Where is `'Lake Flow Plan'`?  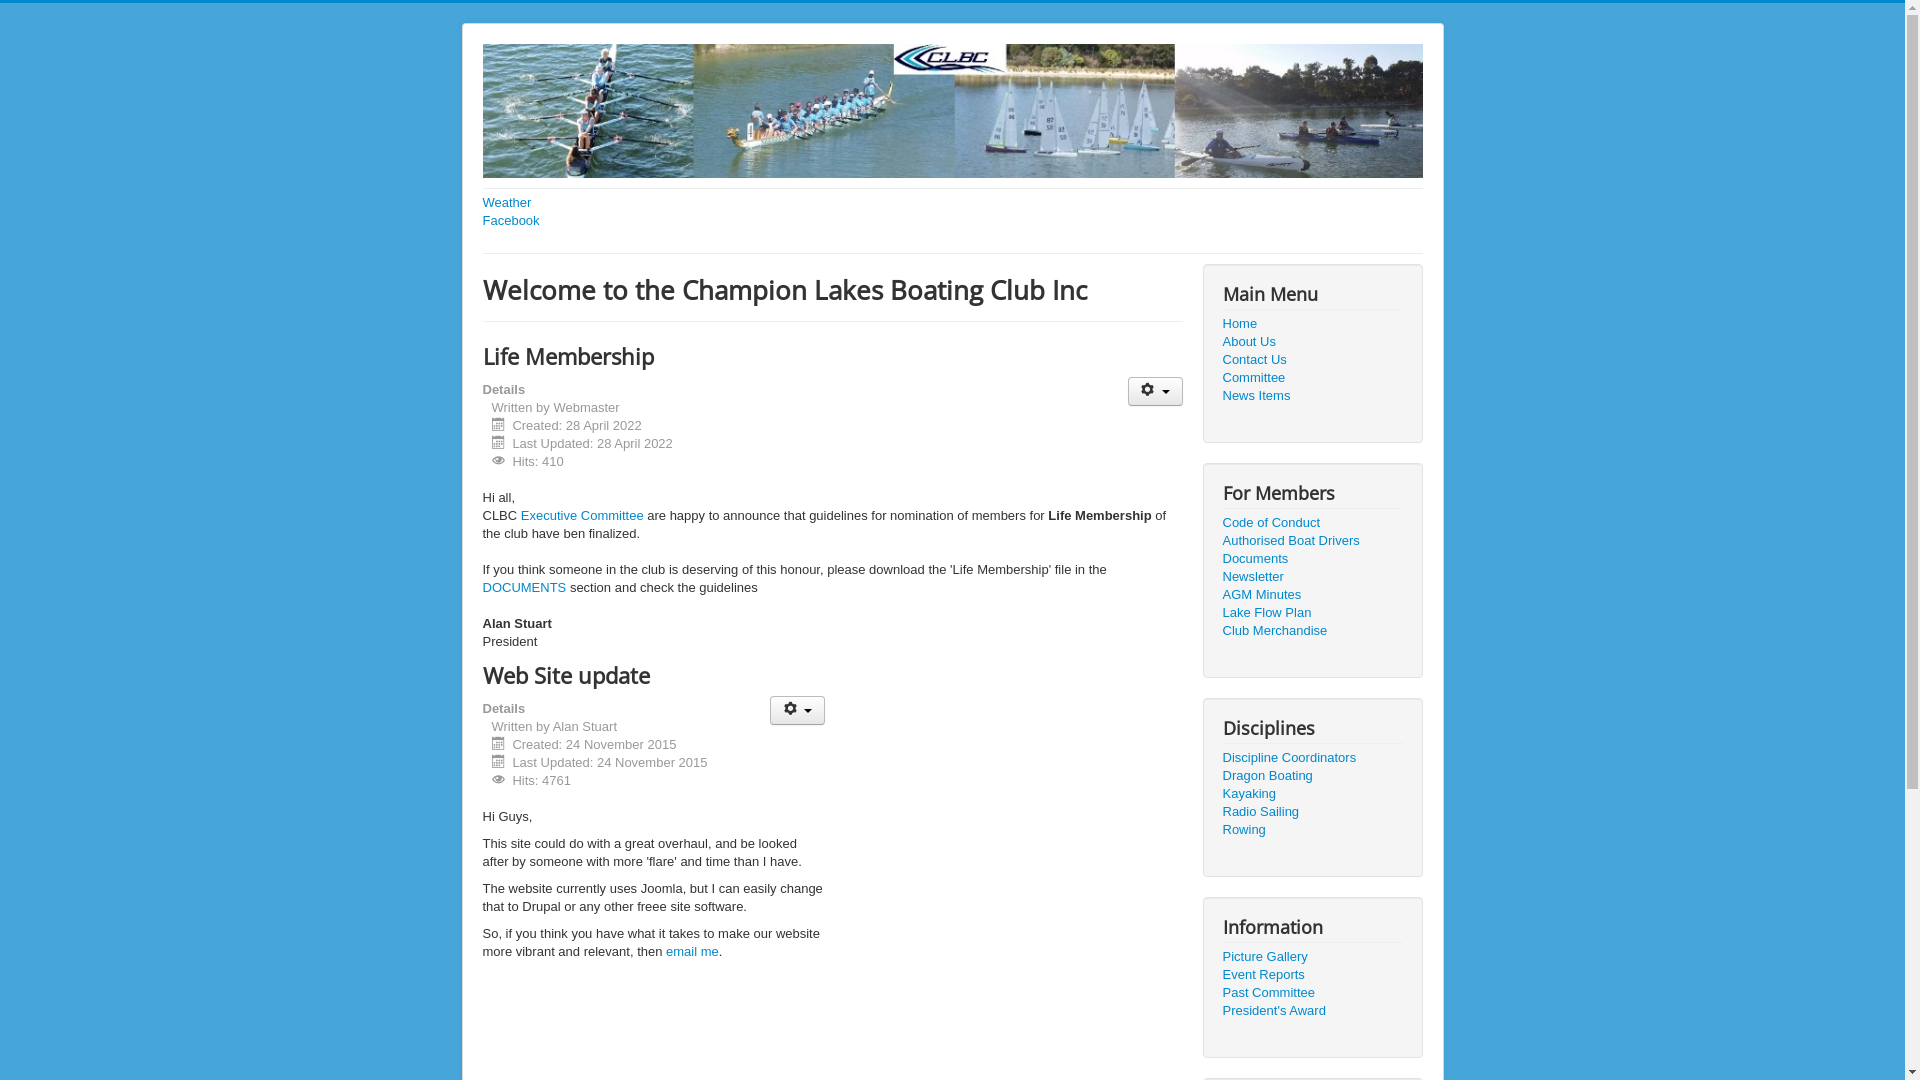
'Lake Flow Plan' is located at coordinates (1311, 612).